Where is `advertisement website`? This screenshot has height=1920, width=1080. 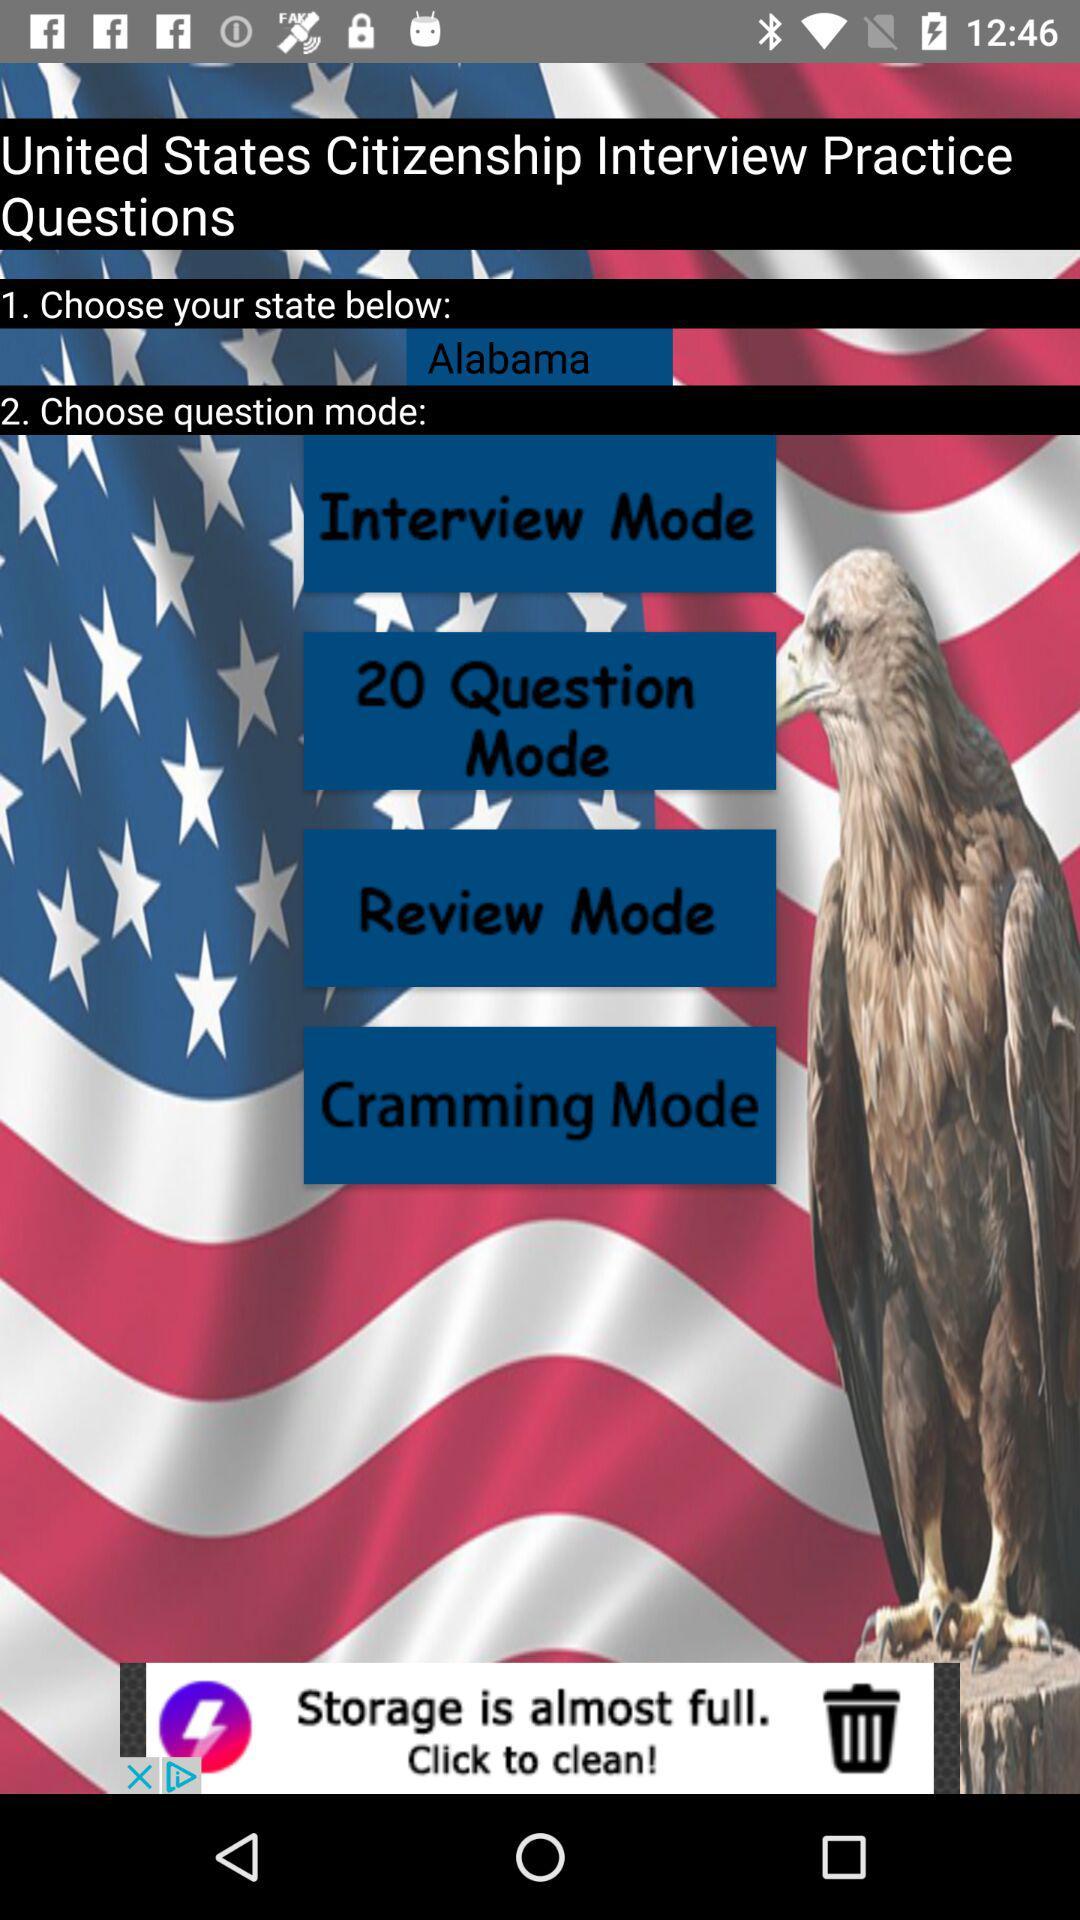
advertisement website is located at coordinates (540, 1727).